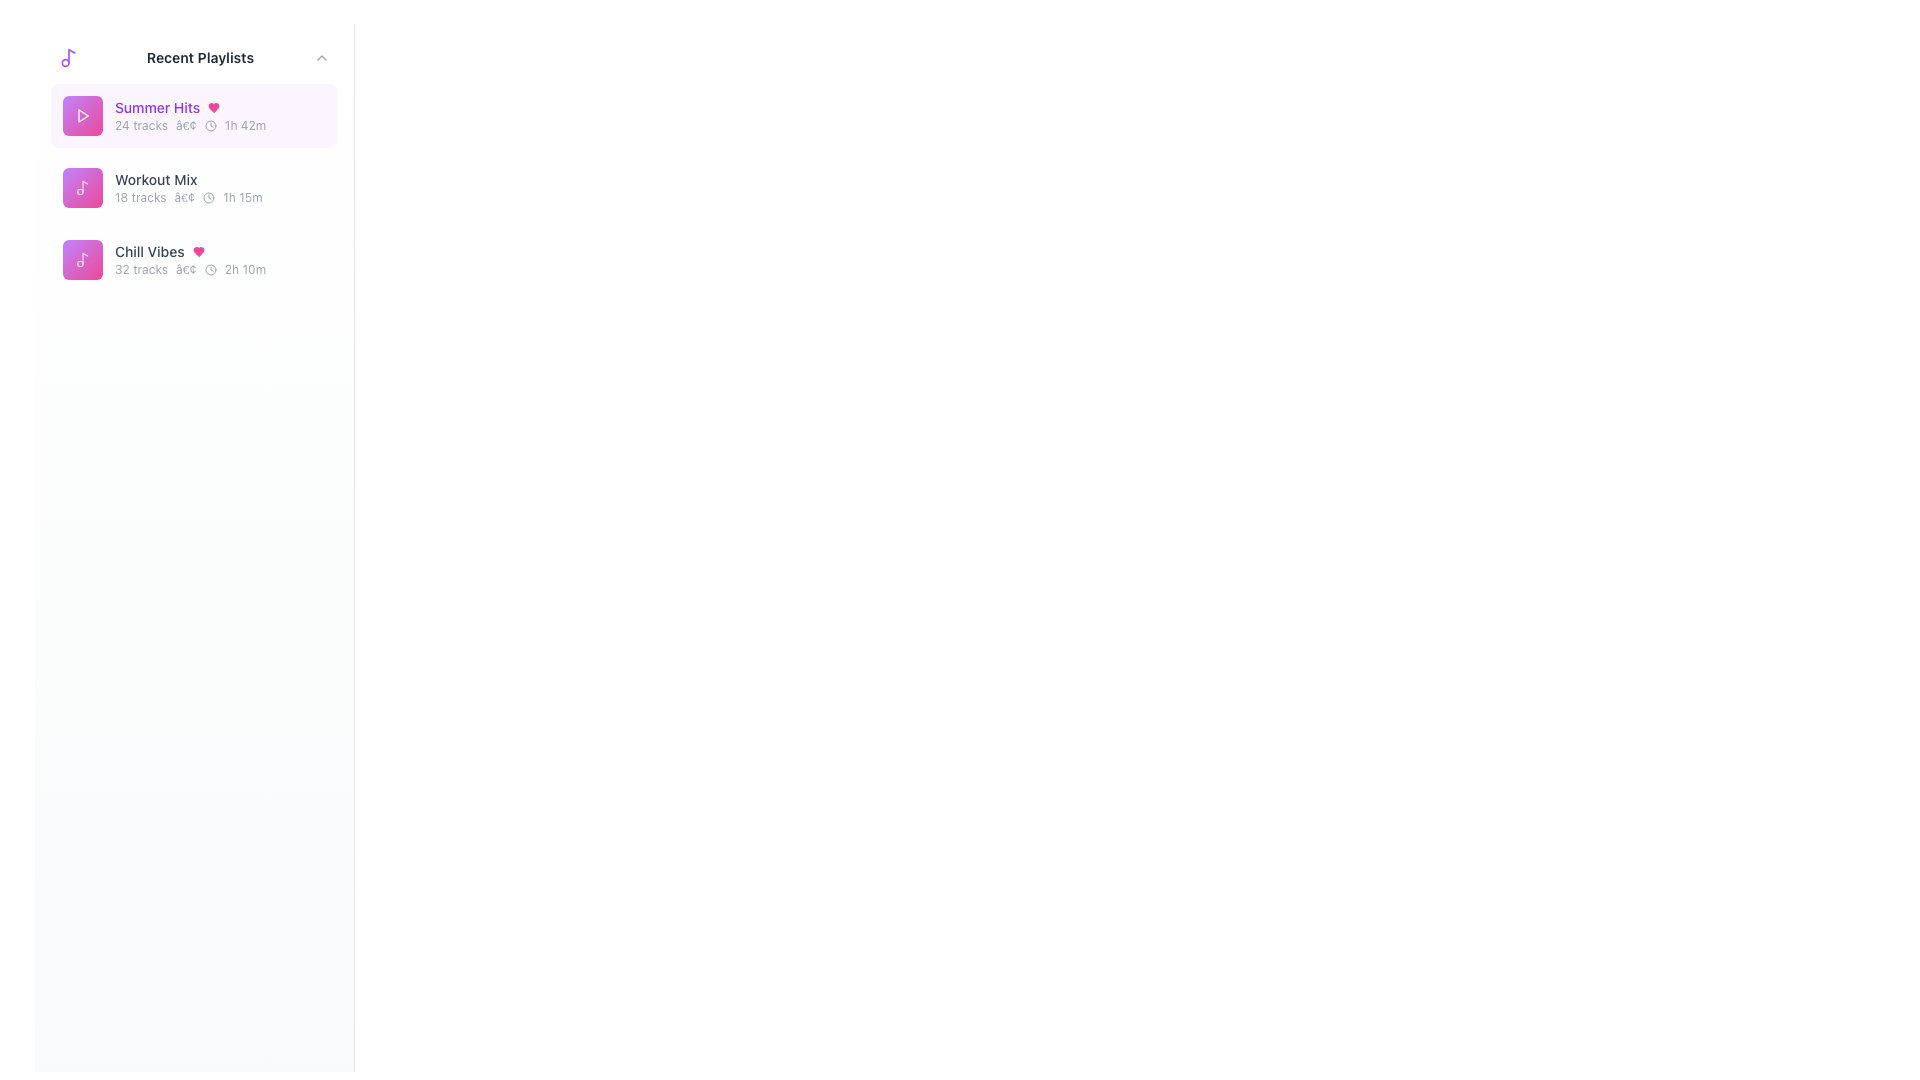 Image resolution: width=1920 pixels, height=1080 pixels. Describe the element at coordinates (244, 270) in the screenshot. I see `duration displayed in the text label showing '2h 10m' at the end of the descriptive line about the playlist 'Chill Vibes'` at that location.